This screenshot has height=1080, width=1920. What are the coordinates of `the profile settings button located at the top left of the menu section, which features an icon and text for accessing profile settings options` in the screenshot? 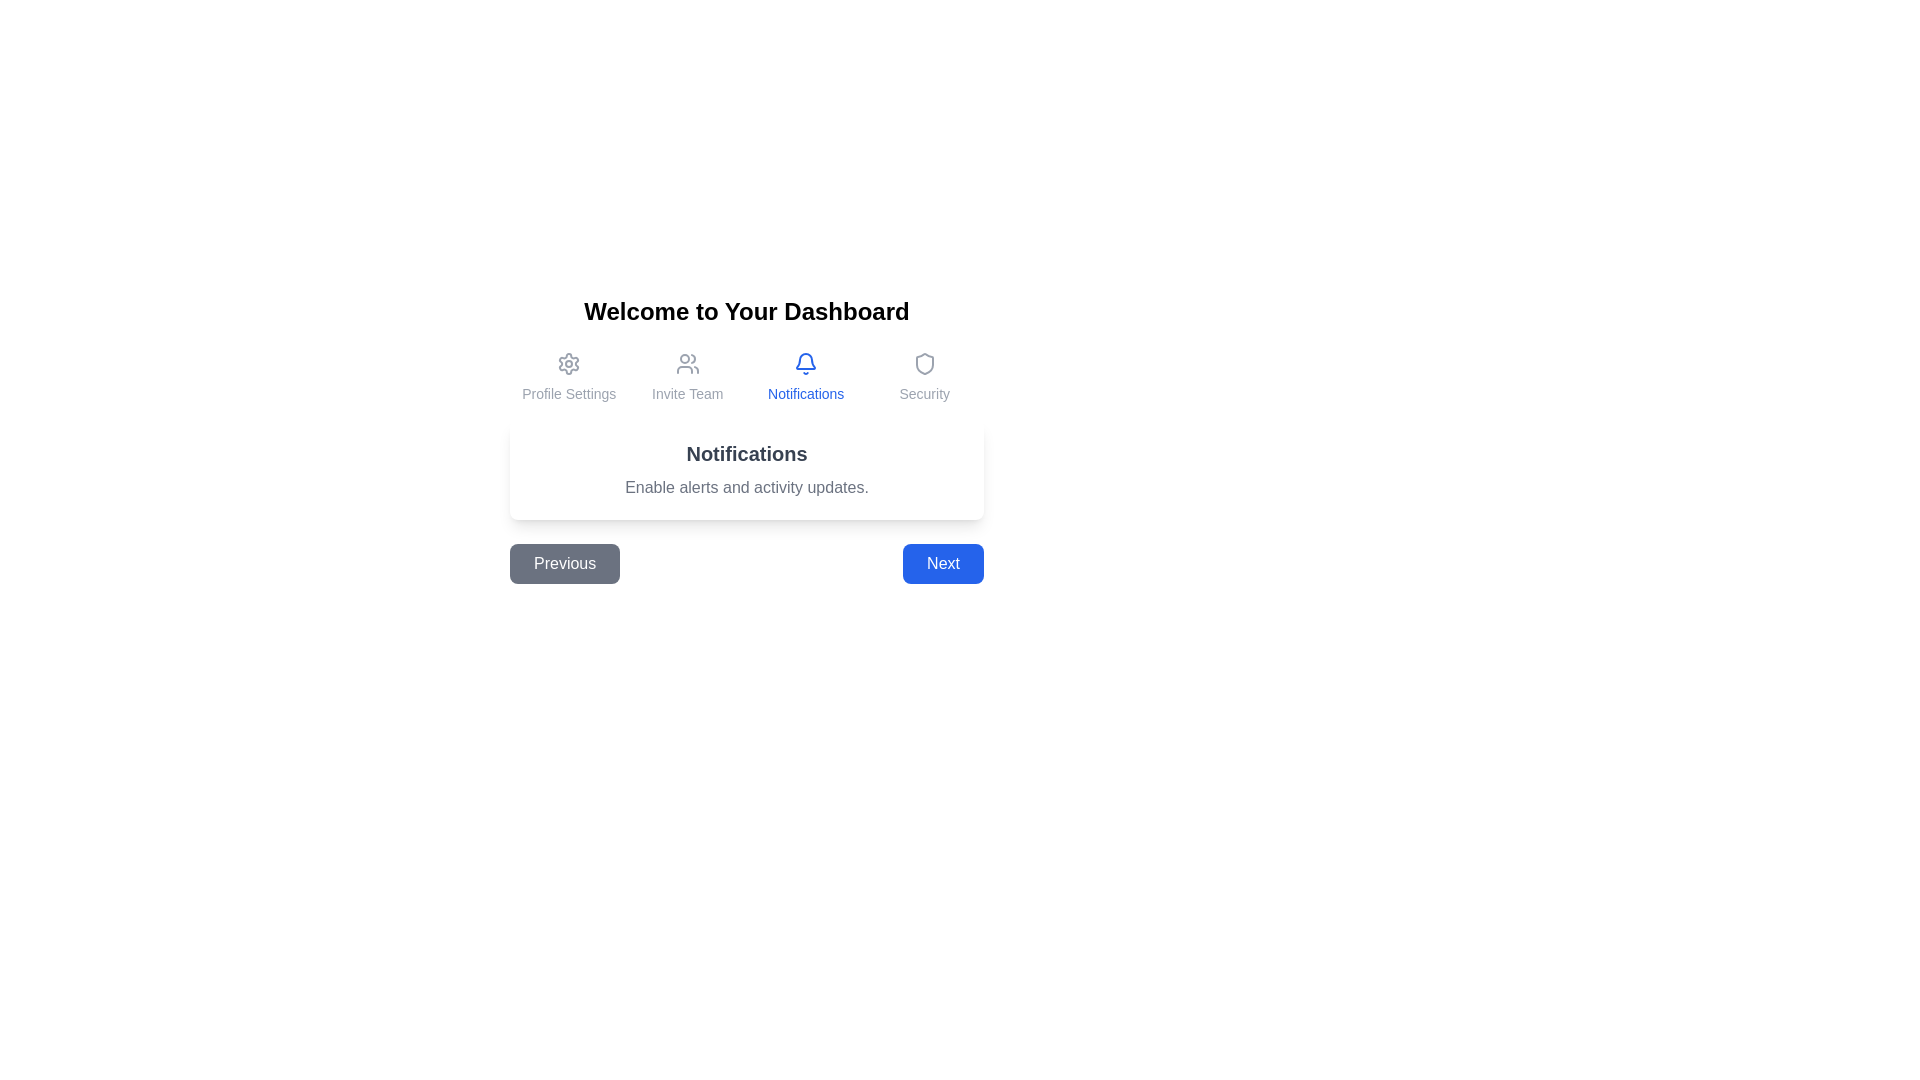 It's located at (568, 378).